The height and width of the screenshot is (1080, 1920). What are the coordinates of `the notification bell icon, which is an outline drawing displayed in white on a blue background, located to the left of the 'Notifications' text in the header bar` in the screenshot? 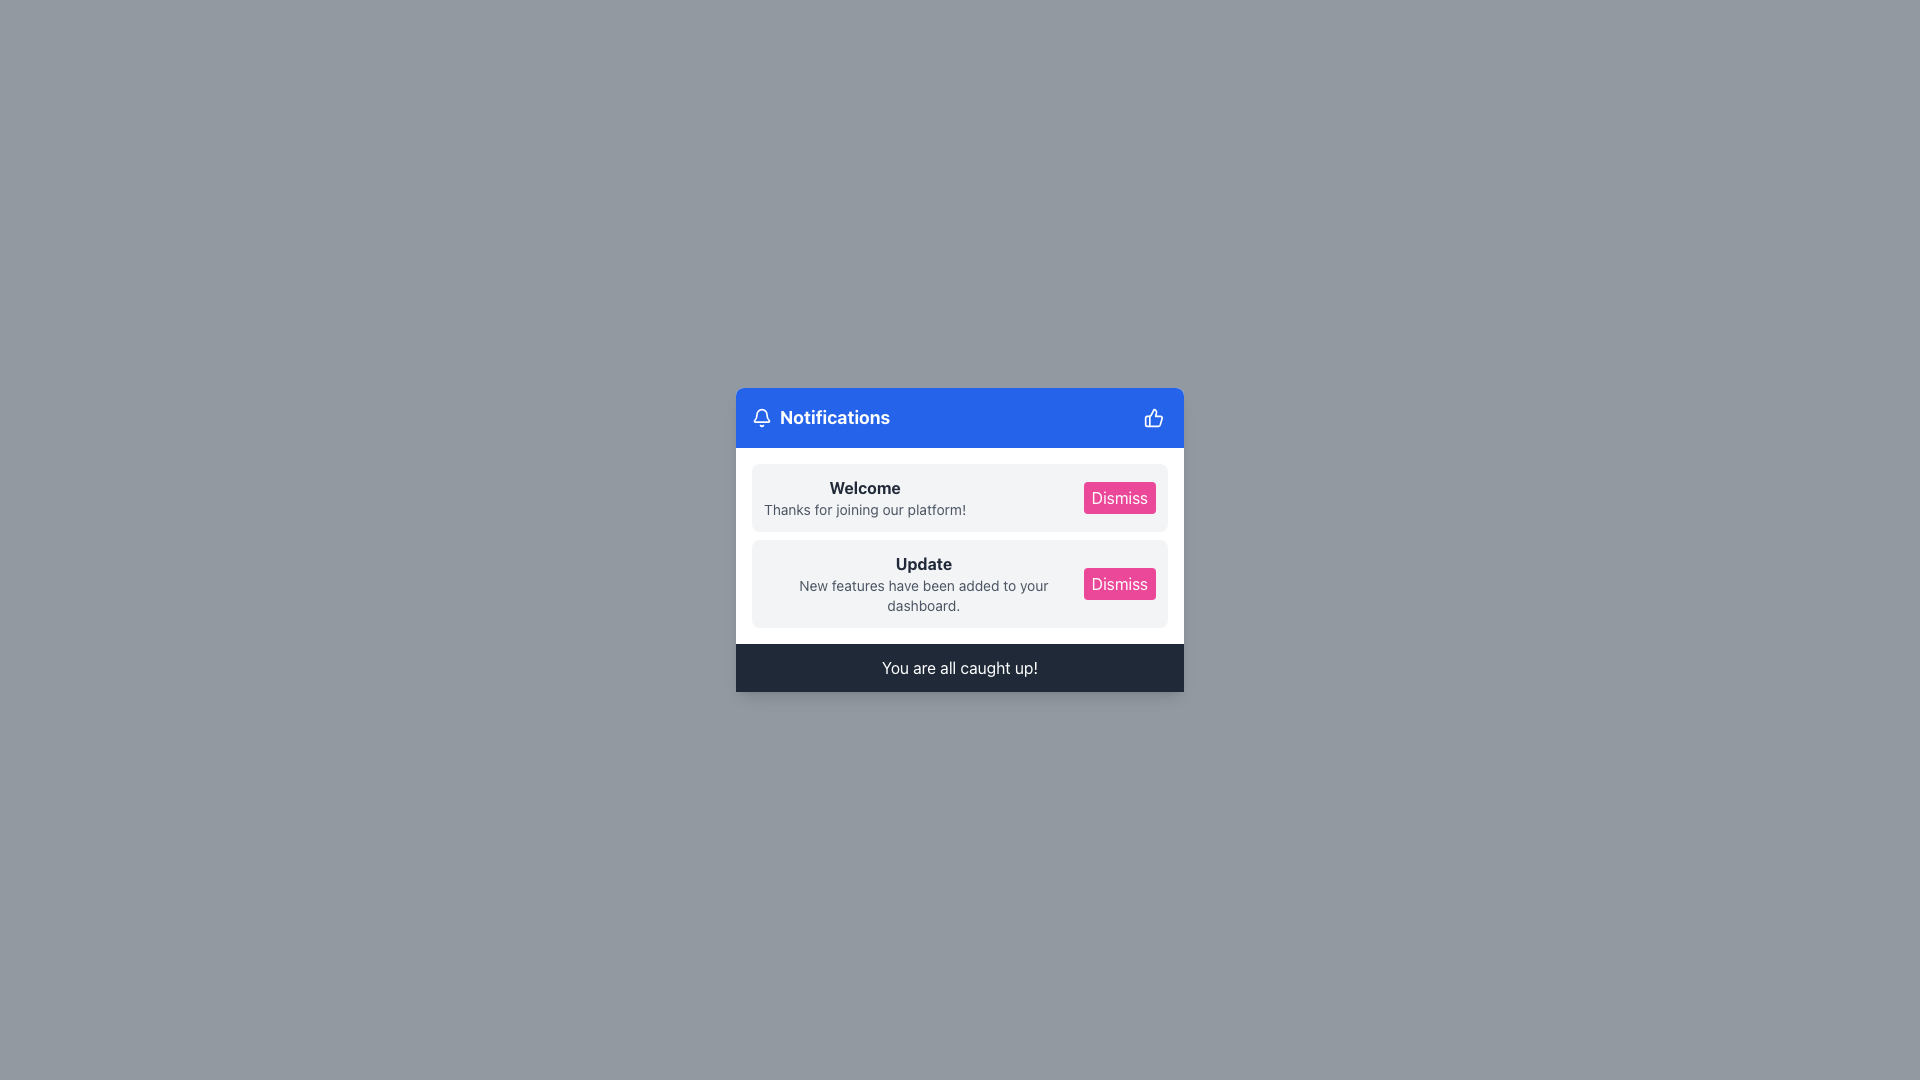 It's located at (761, 416).